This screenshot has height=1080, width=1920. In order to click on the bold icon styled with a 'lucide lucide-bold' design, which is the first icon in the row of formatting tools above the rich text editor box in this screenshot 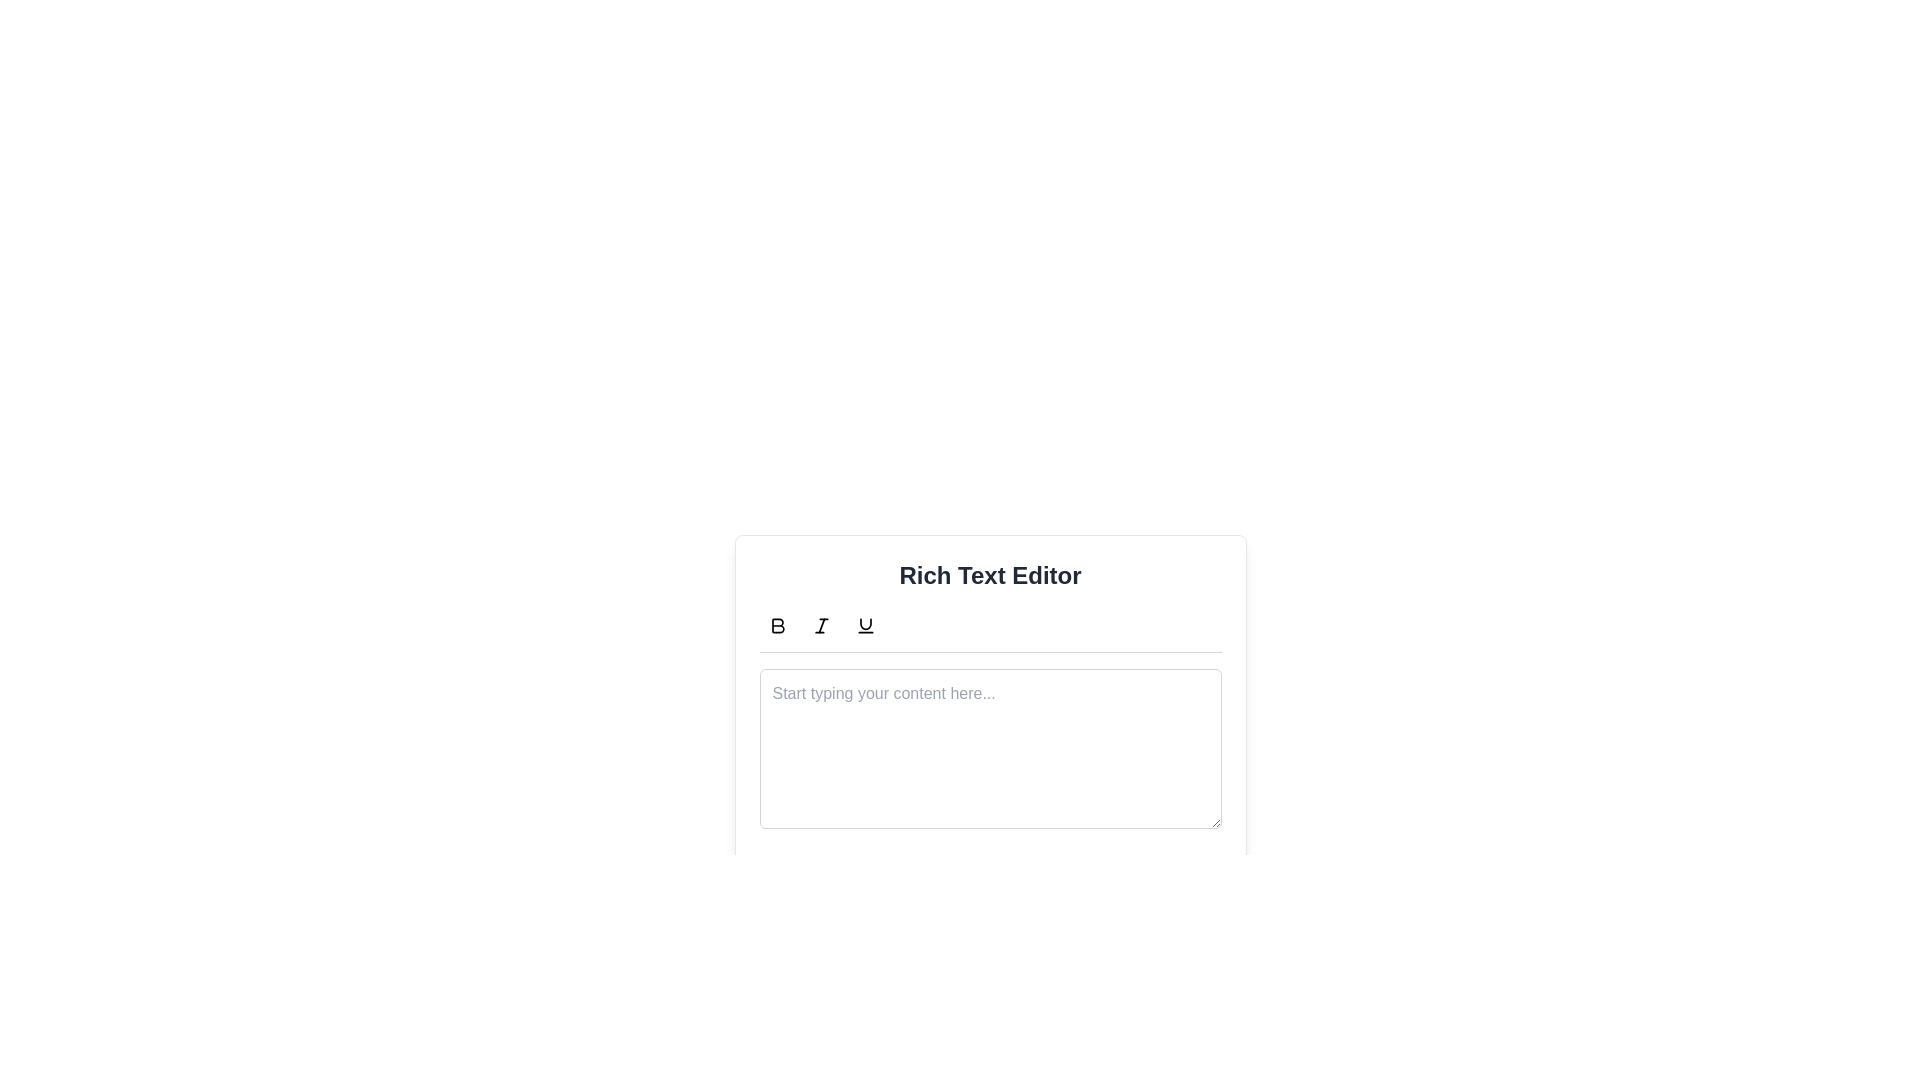, I will do `click(776, 624)`.